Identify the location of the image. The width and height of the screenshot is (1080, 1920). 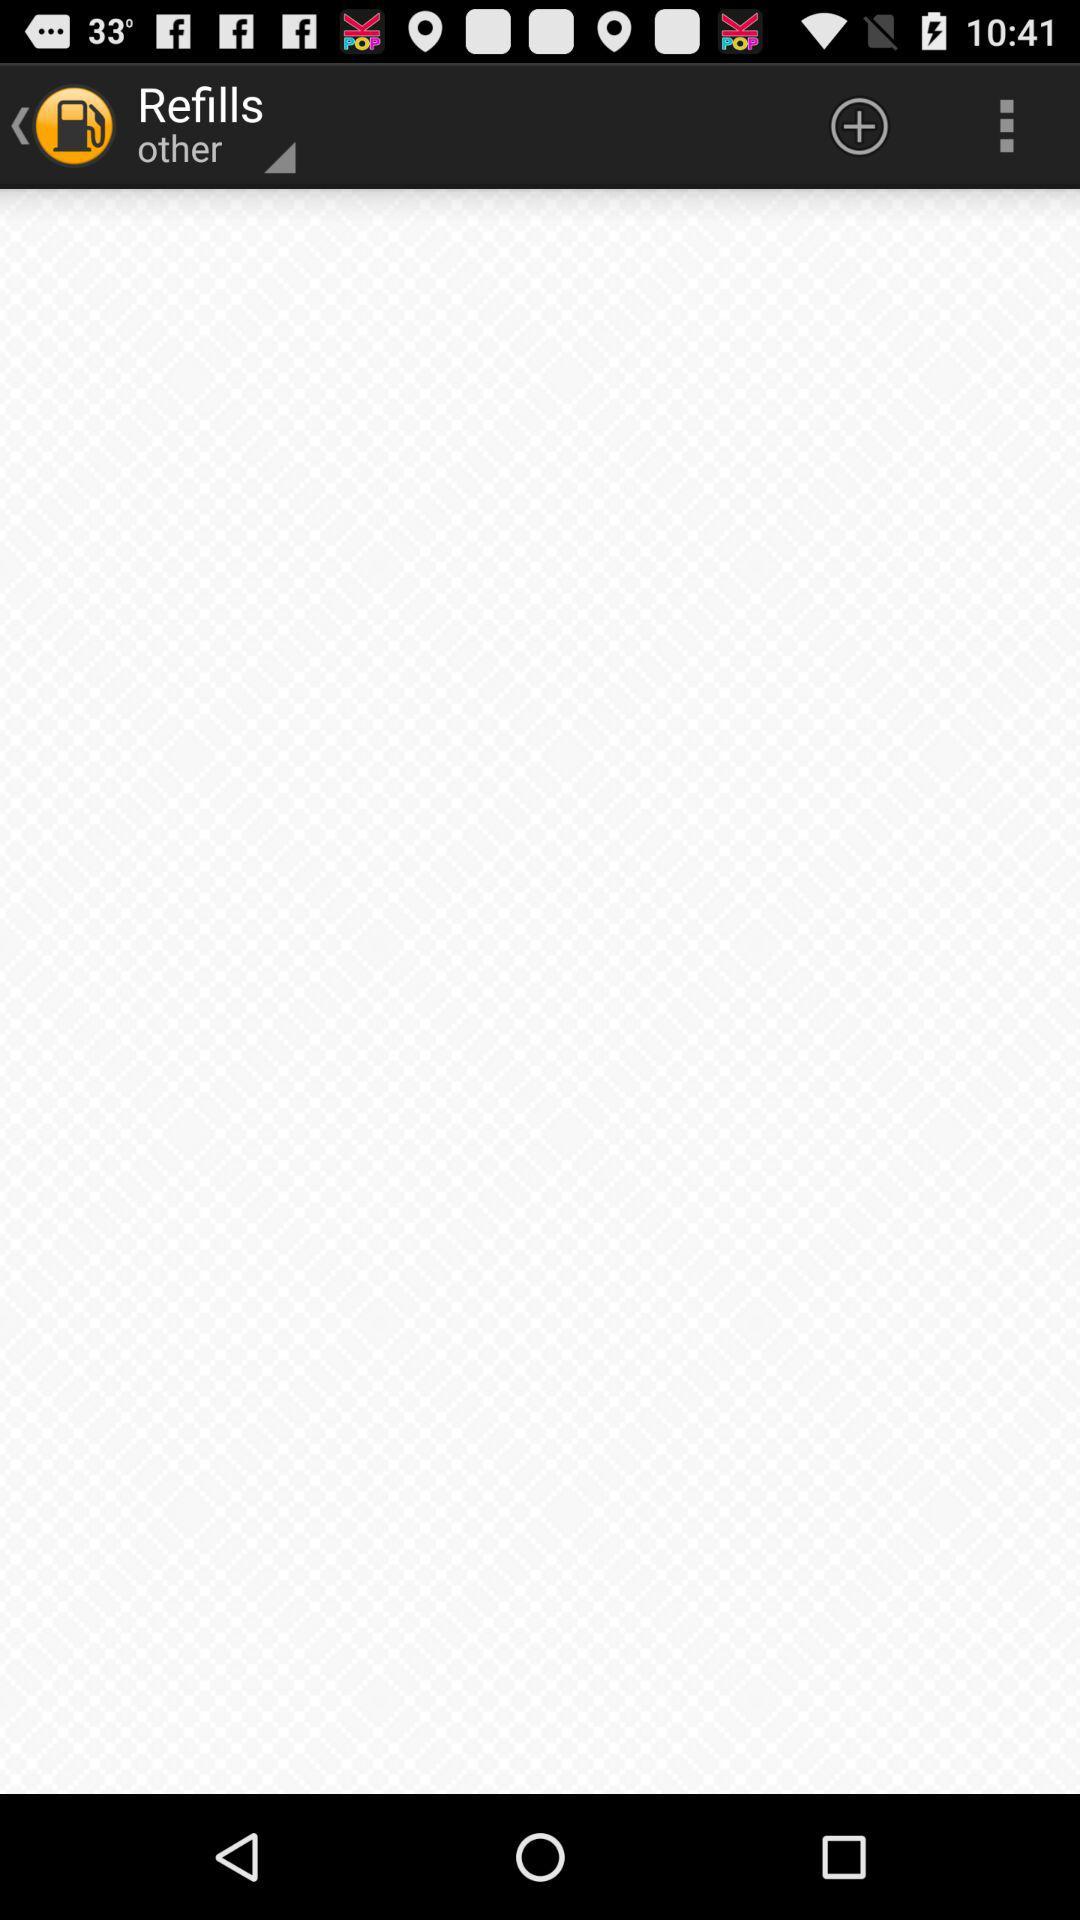
(540, 991).